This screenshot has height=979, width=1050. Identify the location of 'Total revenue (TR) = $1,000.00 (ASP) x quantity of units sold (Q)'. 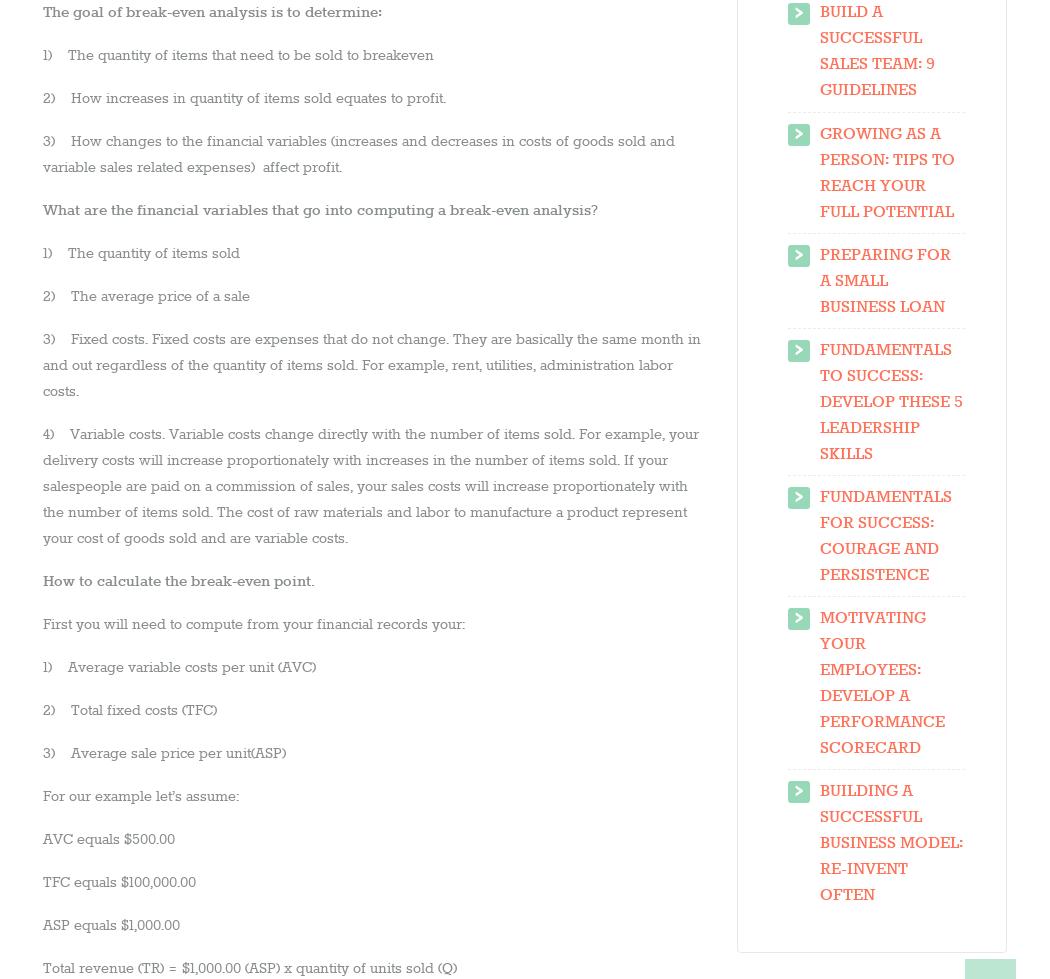
(250, 967).